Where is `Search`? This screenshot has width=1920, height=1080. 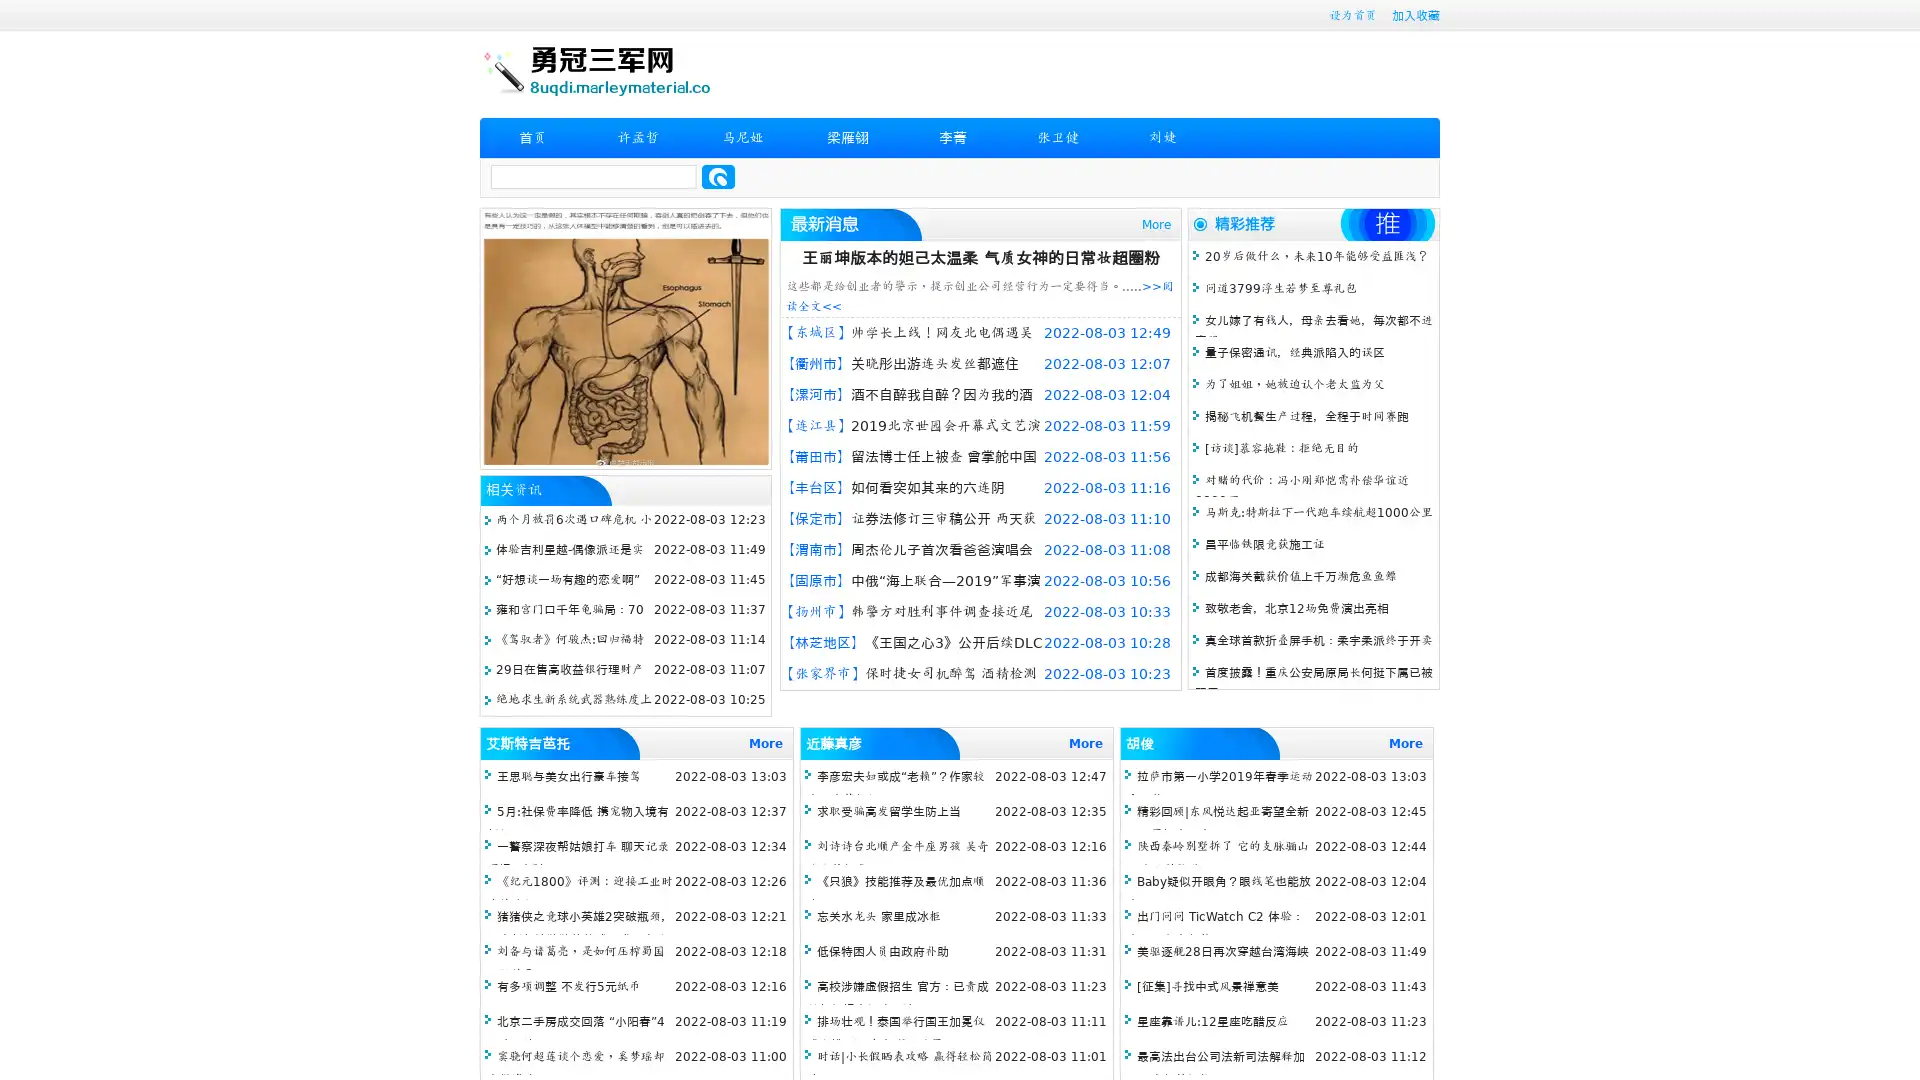 Search is located at coordinates (718, 176).